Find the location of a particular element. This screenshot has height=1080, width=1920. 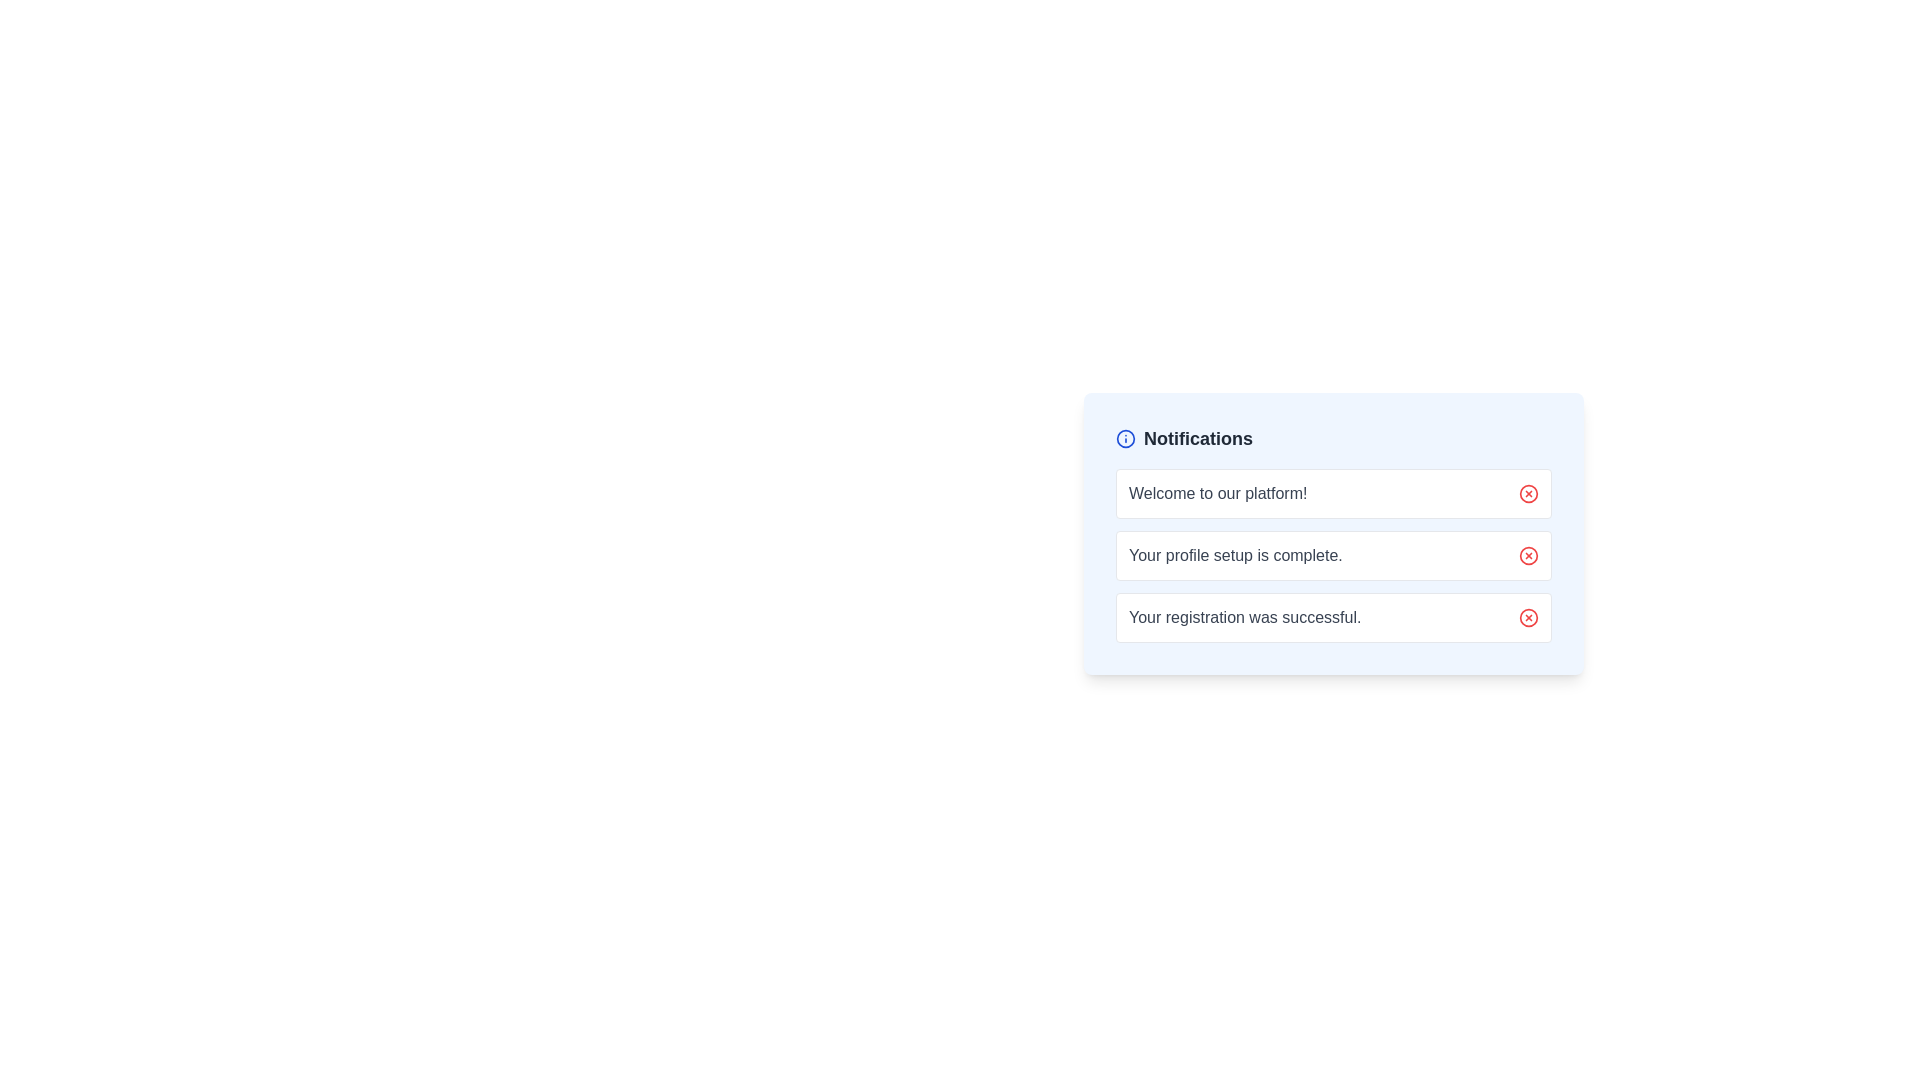

the notification message that reads 'Your registration was successful.' by clicking on it is located at coordinates (1334, 616).